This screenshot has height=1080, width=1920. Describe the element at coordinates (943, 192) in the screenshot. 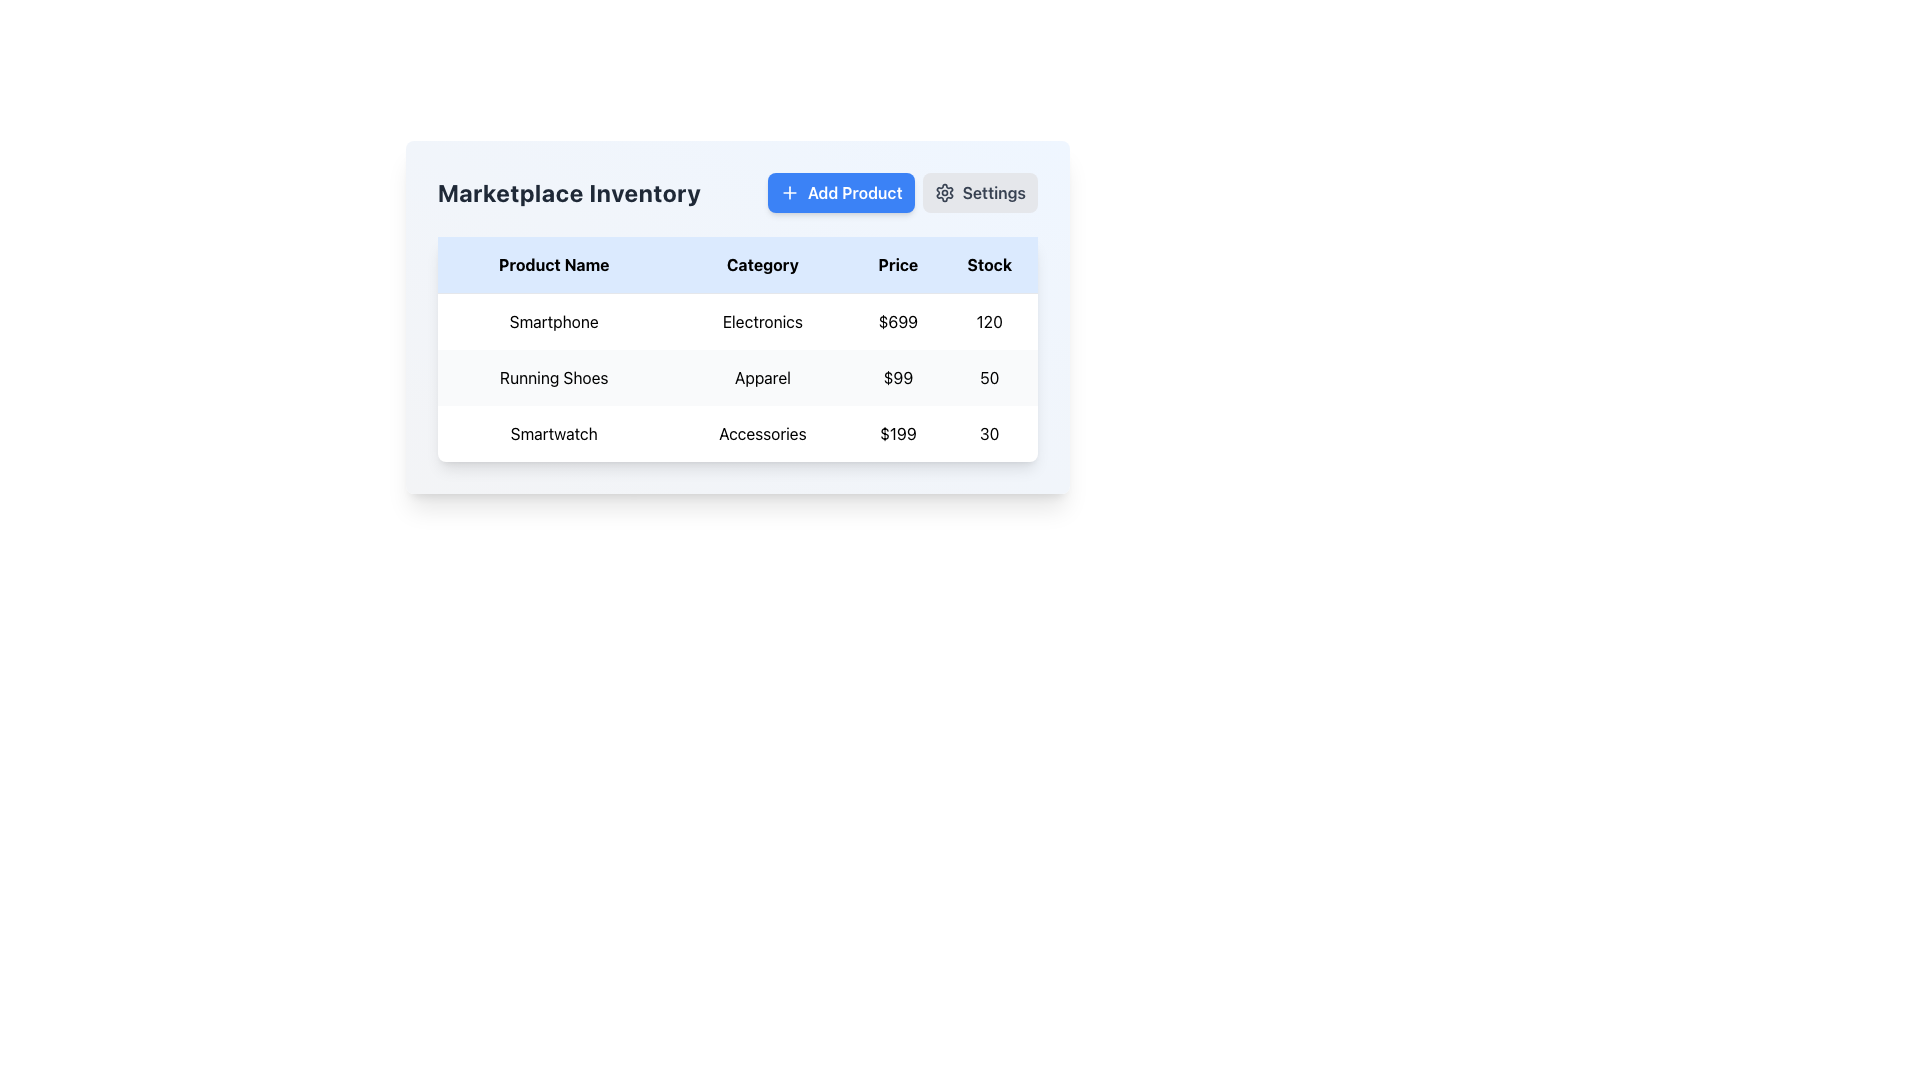

I see `the gear icon located inside the 'Settings' button in the top-right corner of the main card interface` at that location.